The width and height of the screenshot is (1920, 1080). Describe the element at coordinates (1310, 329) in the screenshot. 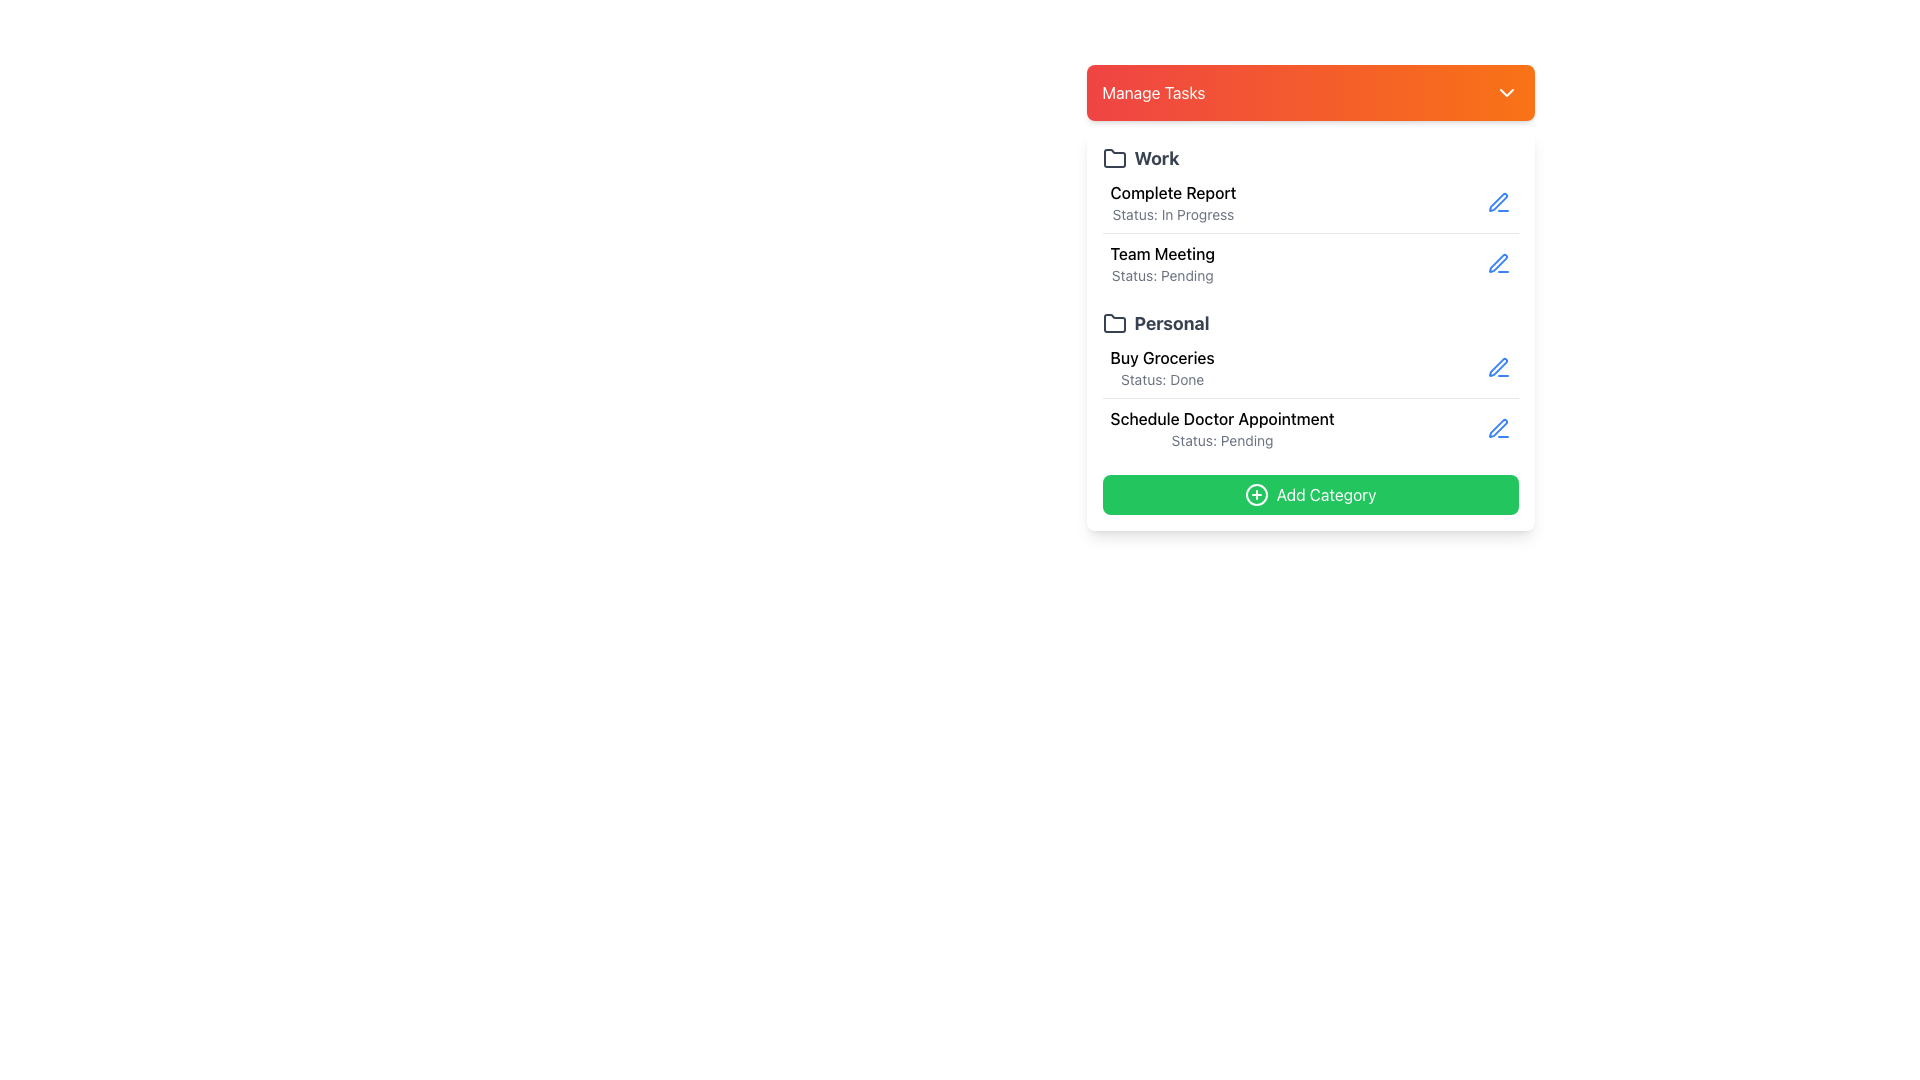

I see `task titles and statuses from the 'Personal' categorized task list section, which has a white background and rounded corners, positioned below the 'Work' section` at that location.